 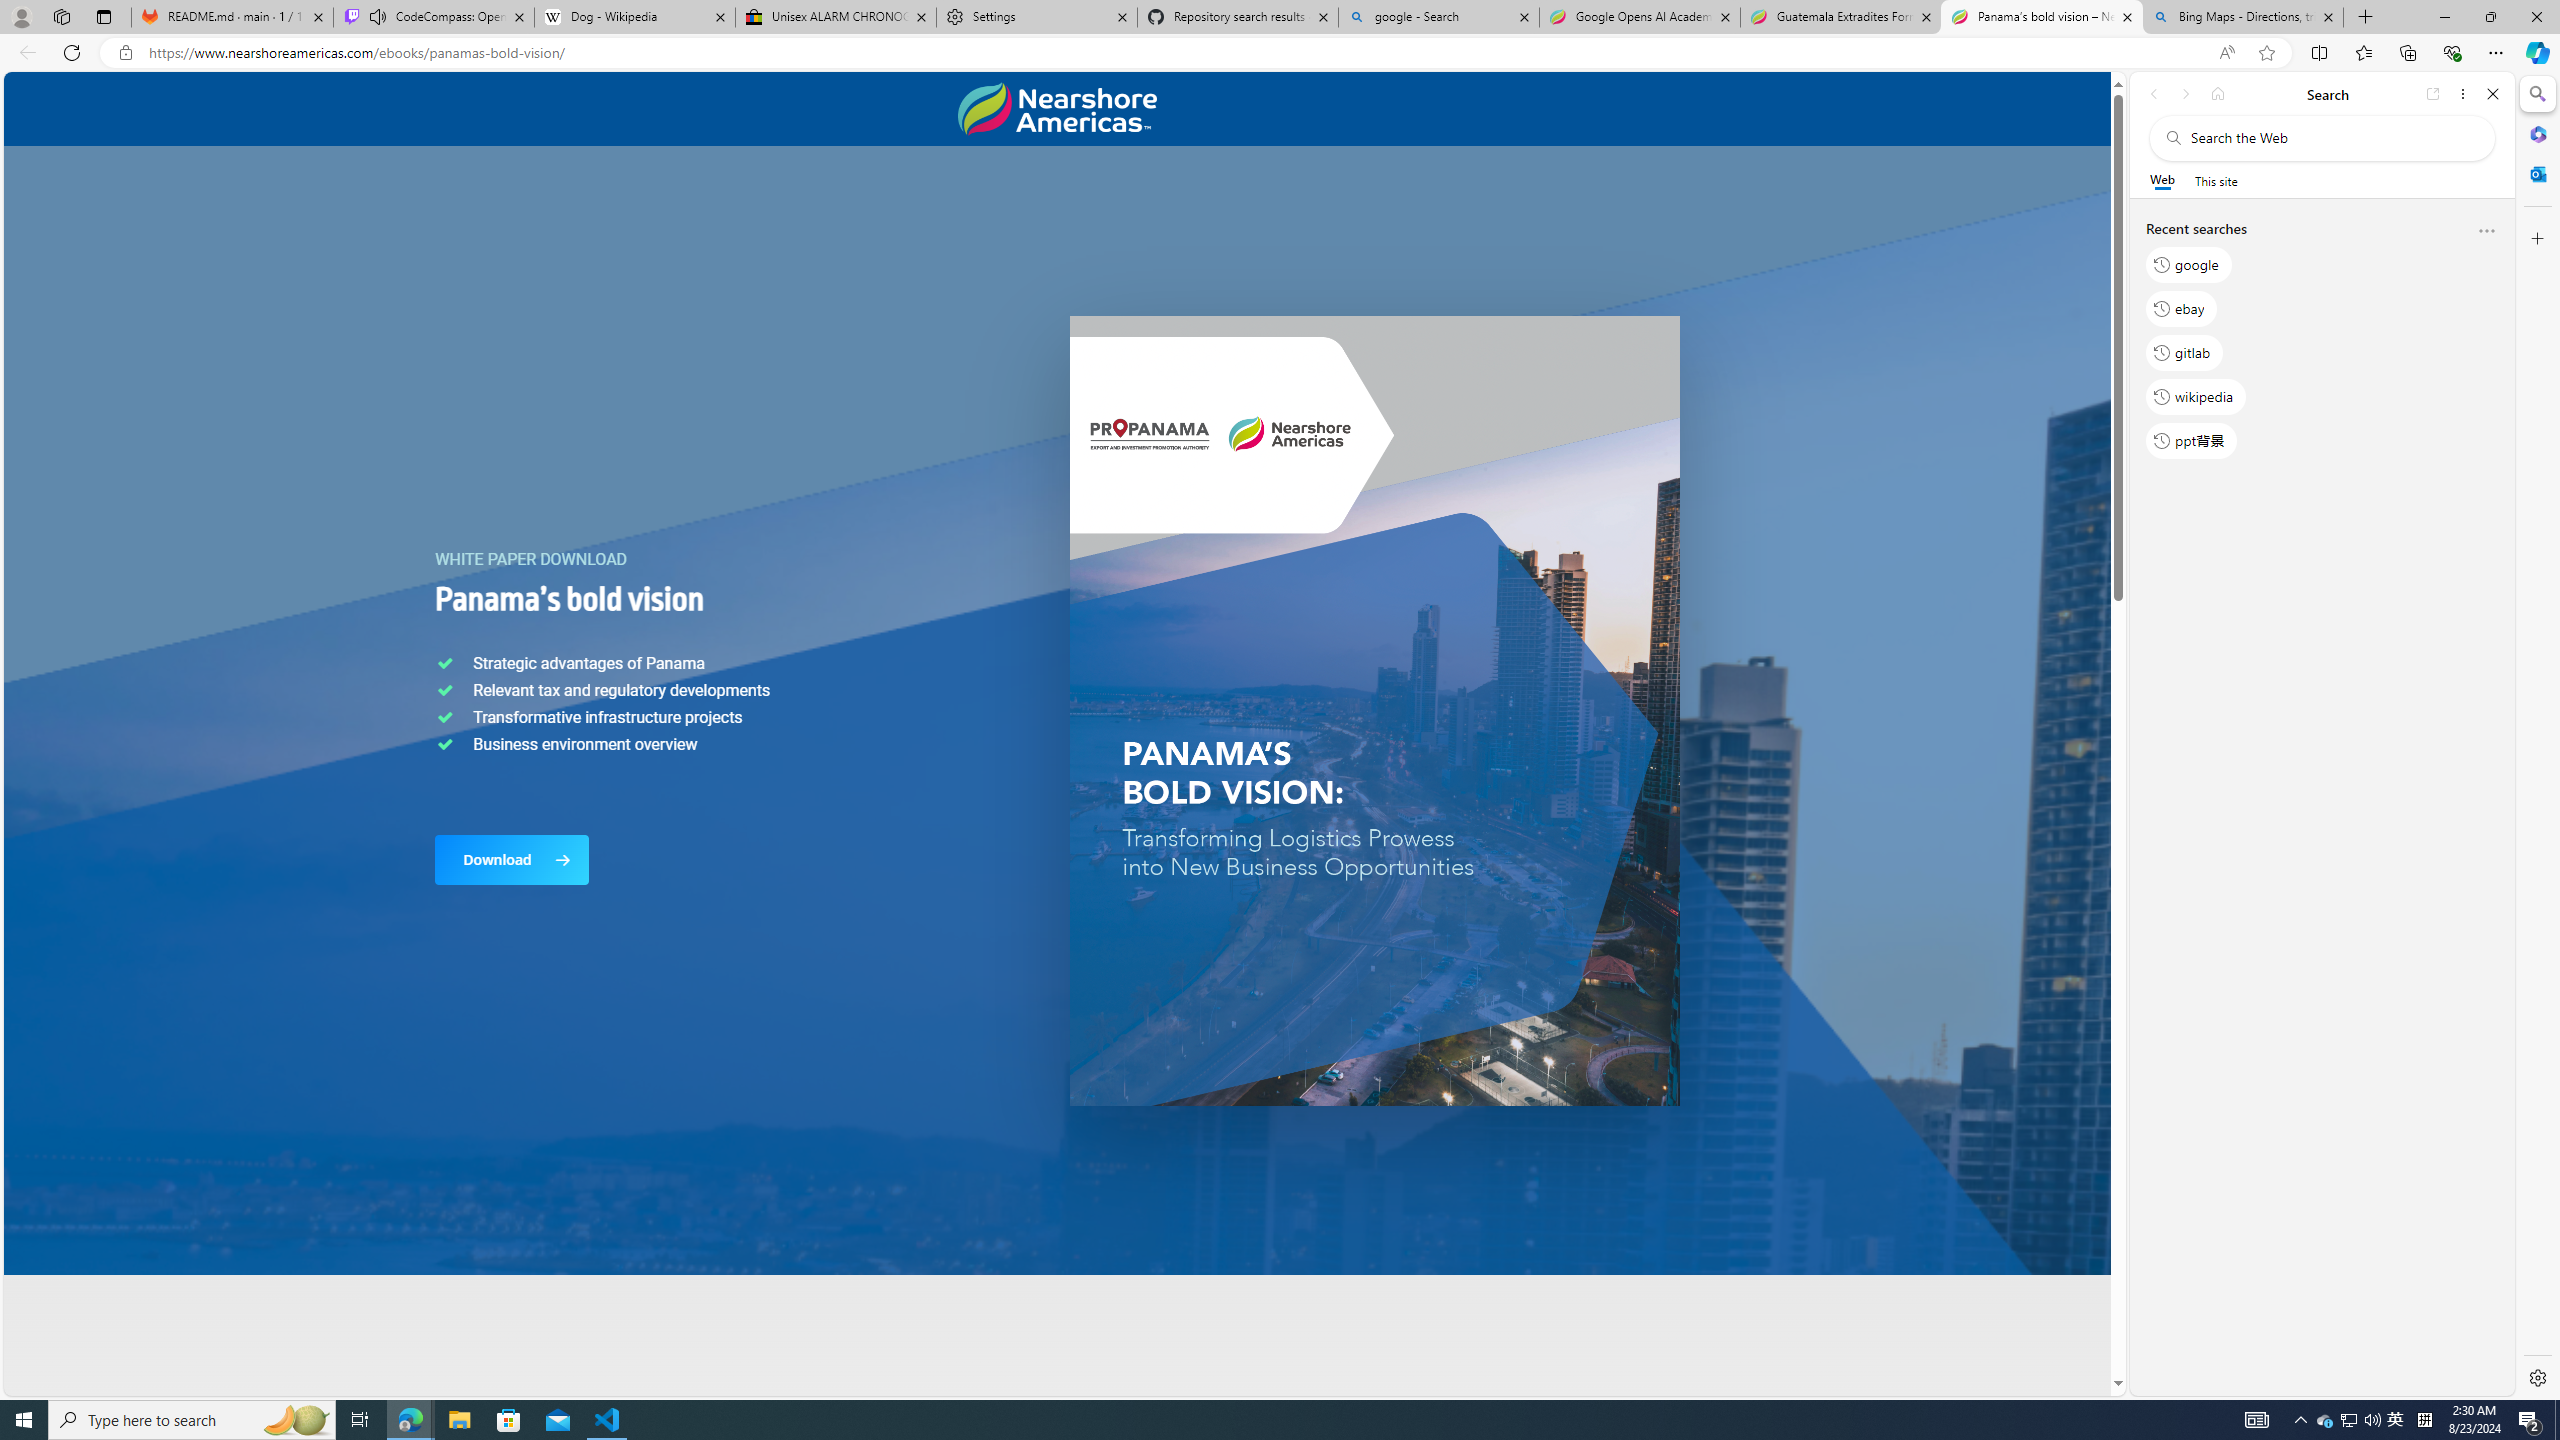 I want to click on 'Close', so click(x=2491, y=93).